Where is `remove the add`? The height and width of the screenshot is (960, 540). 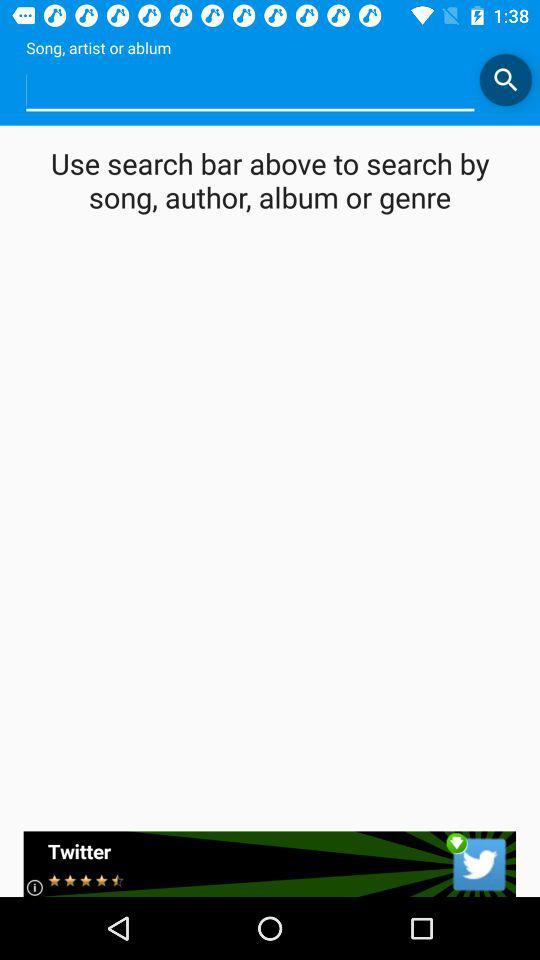
remove the add is located at coordinates (269, 863).